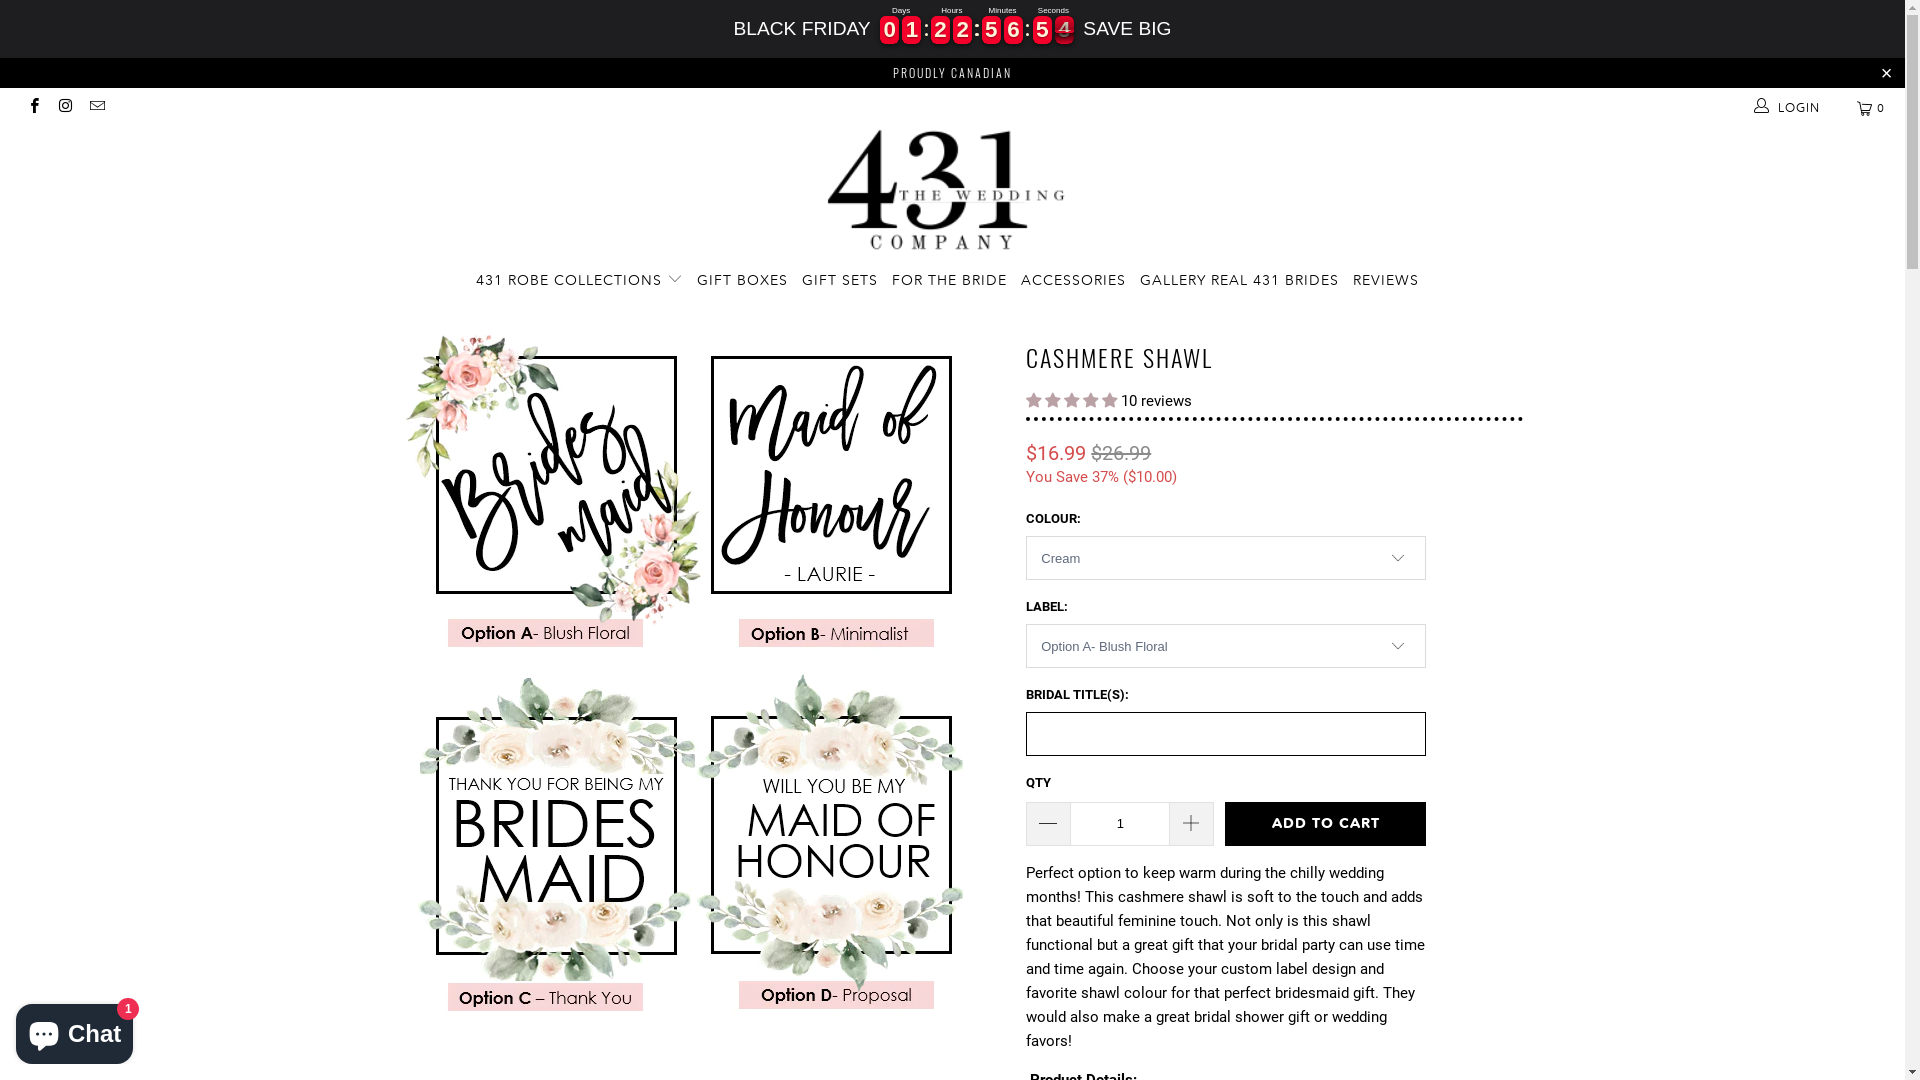  Describe the element at coordinates (840, 280) in the screenshot. I see `'GIFT SETS'` at that location.